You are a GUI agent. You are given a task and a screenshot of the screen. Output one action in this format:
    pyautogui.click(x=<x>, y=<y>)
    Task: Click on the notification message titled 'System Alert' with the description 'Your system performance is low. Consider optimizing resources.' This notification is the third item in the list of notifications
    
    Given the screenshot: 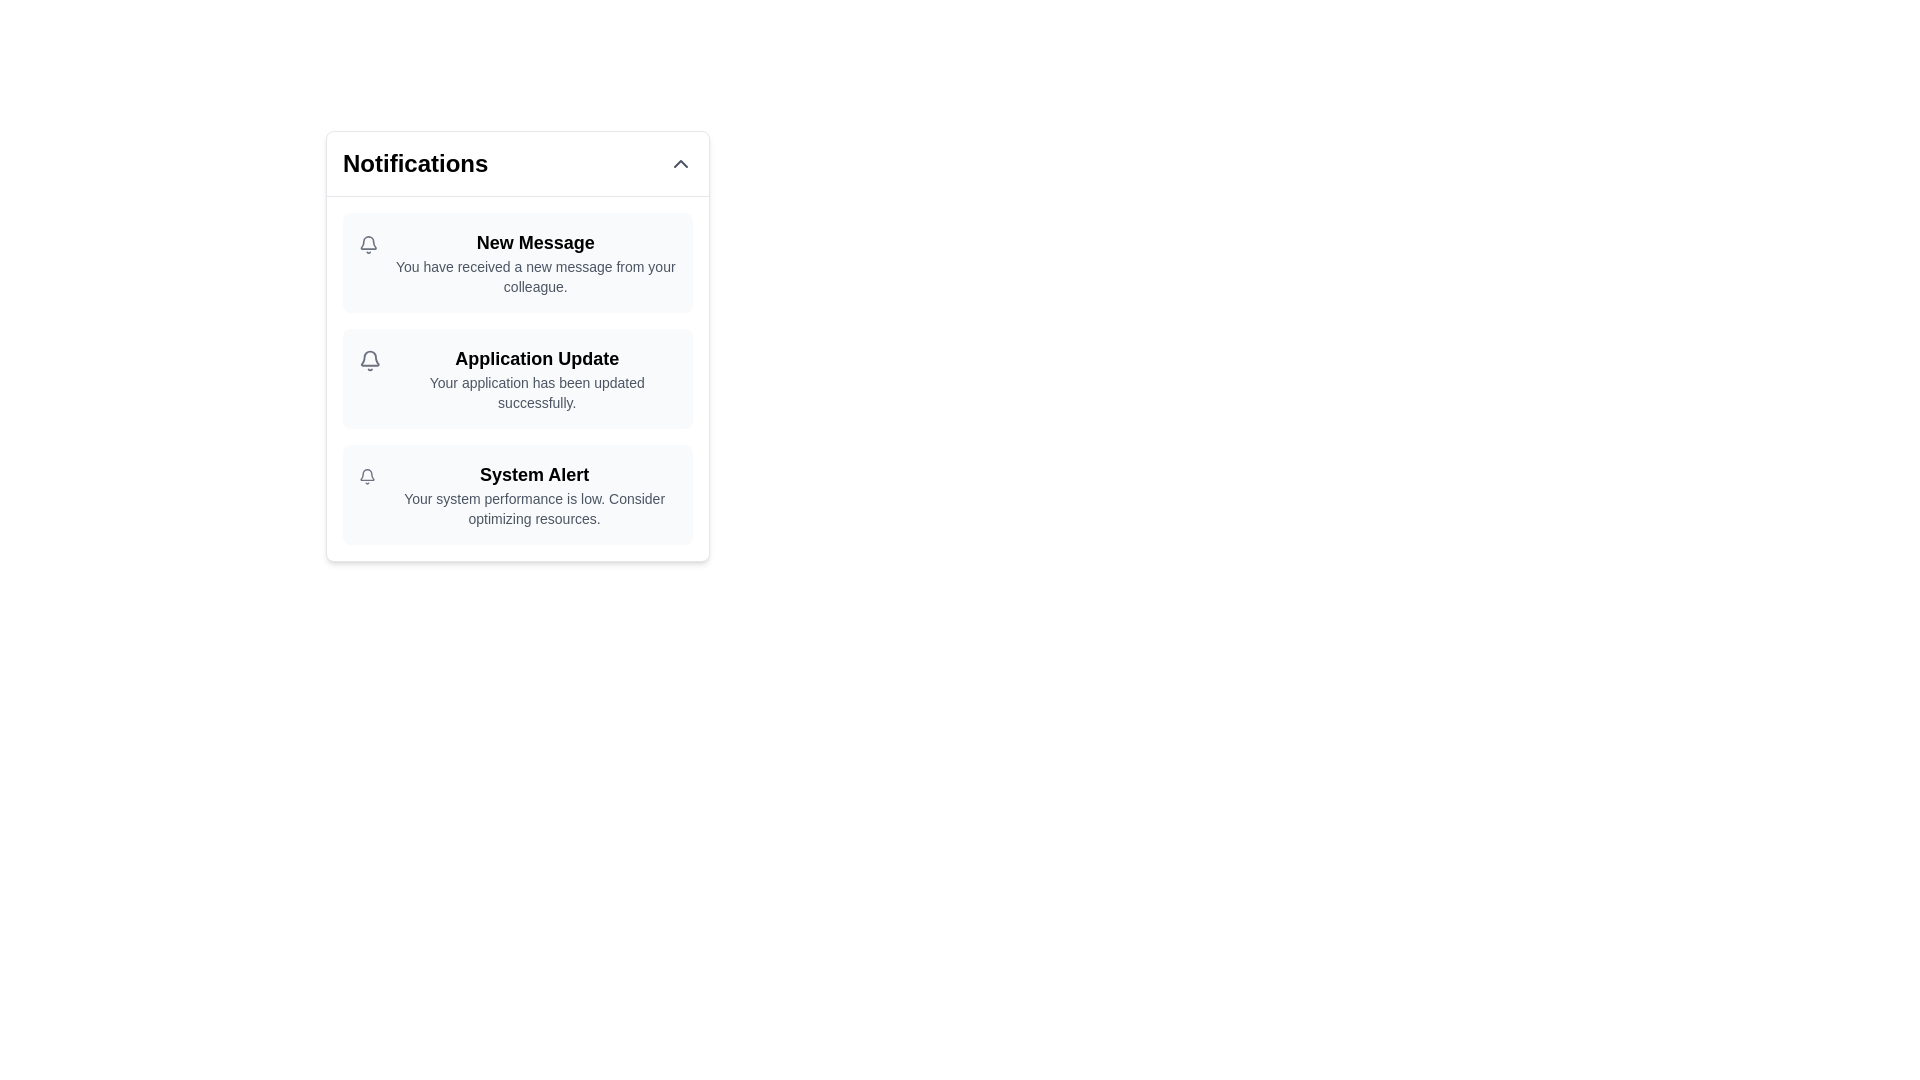 What is the action you would take?
    pyautogui.click(x=534, y=494)
    